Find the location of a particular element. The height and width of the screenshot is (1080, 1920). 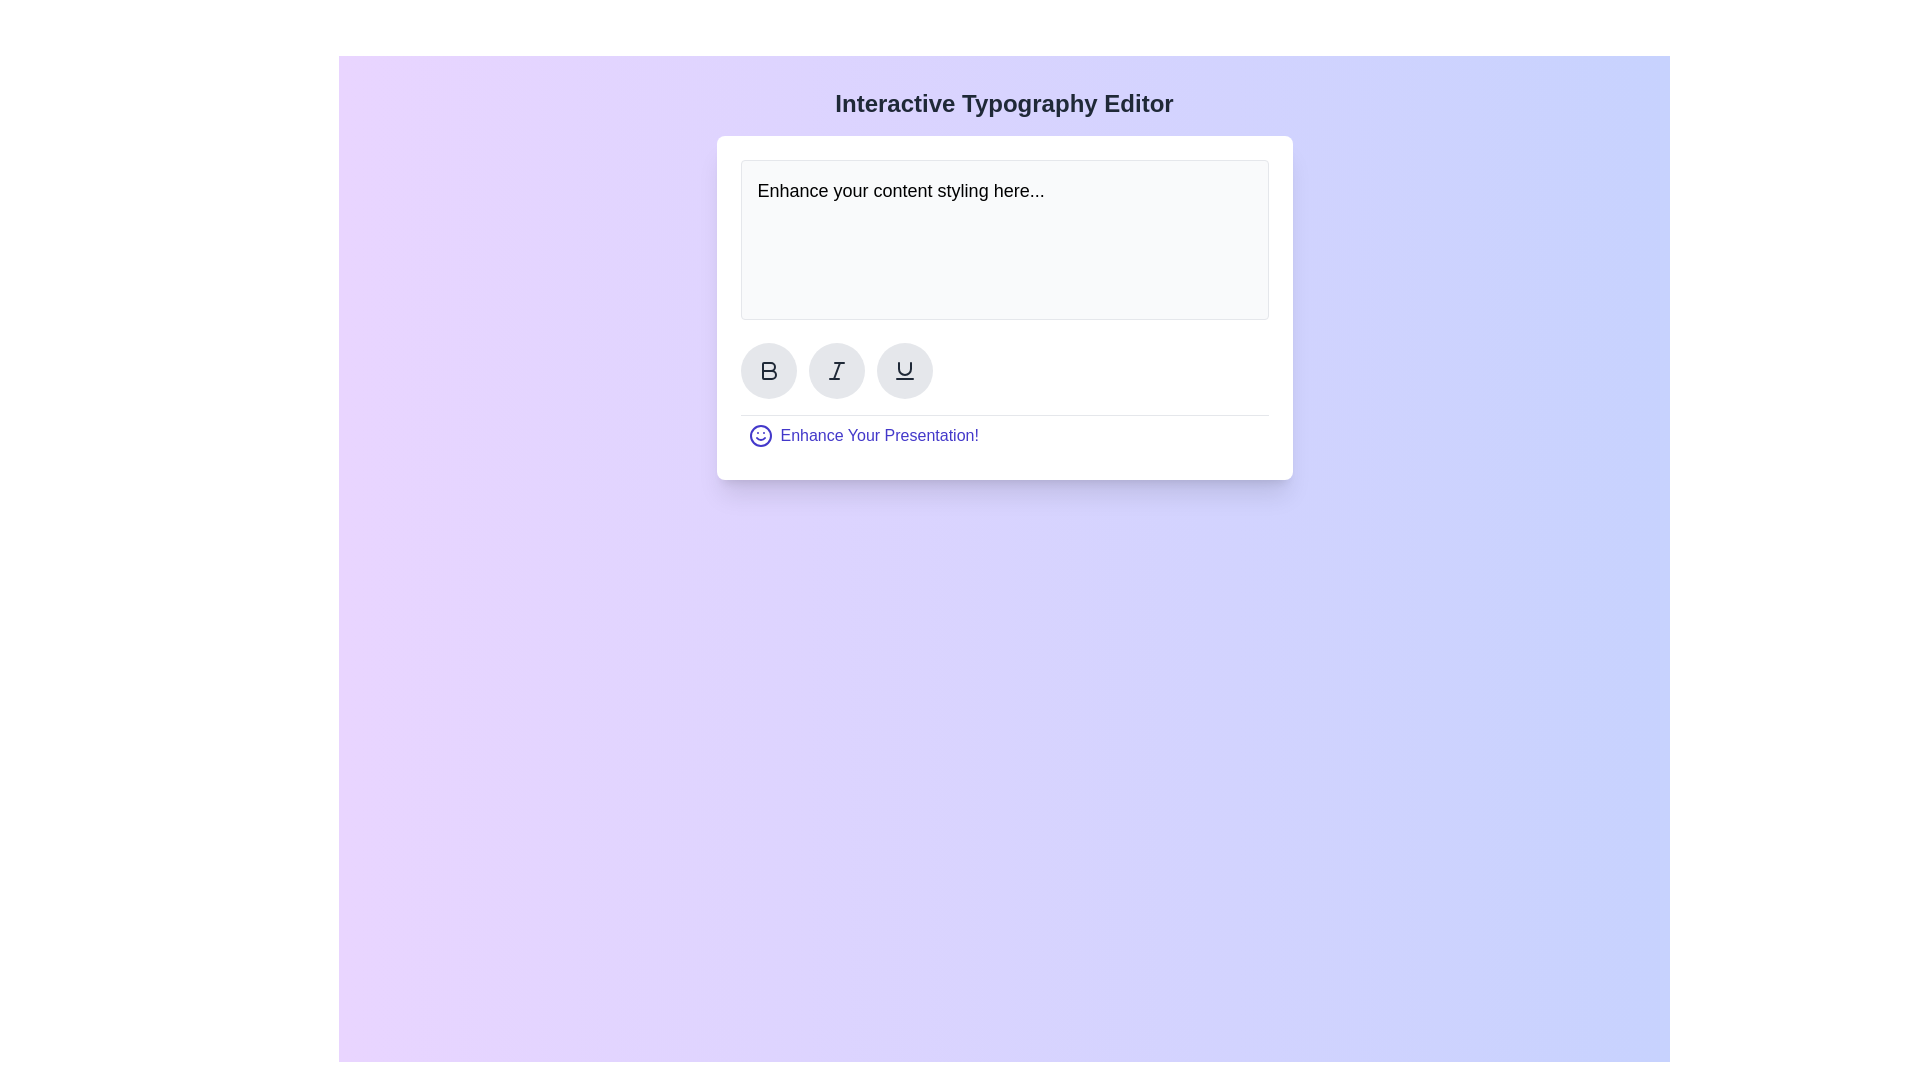

the circular gray button with an italic 'I' icon to apply italic formatting, located in the middle of the toolbar below the text input field is located at coordinates (836, 370).